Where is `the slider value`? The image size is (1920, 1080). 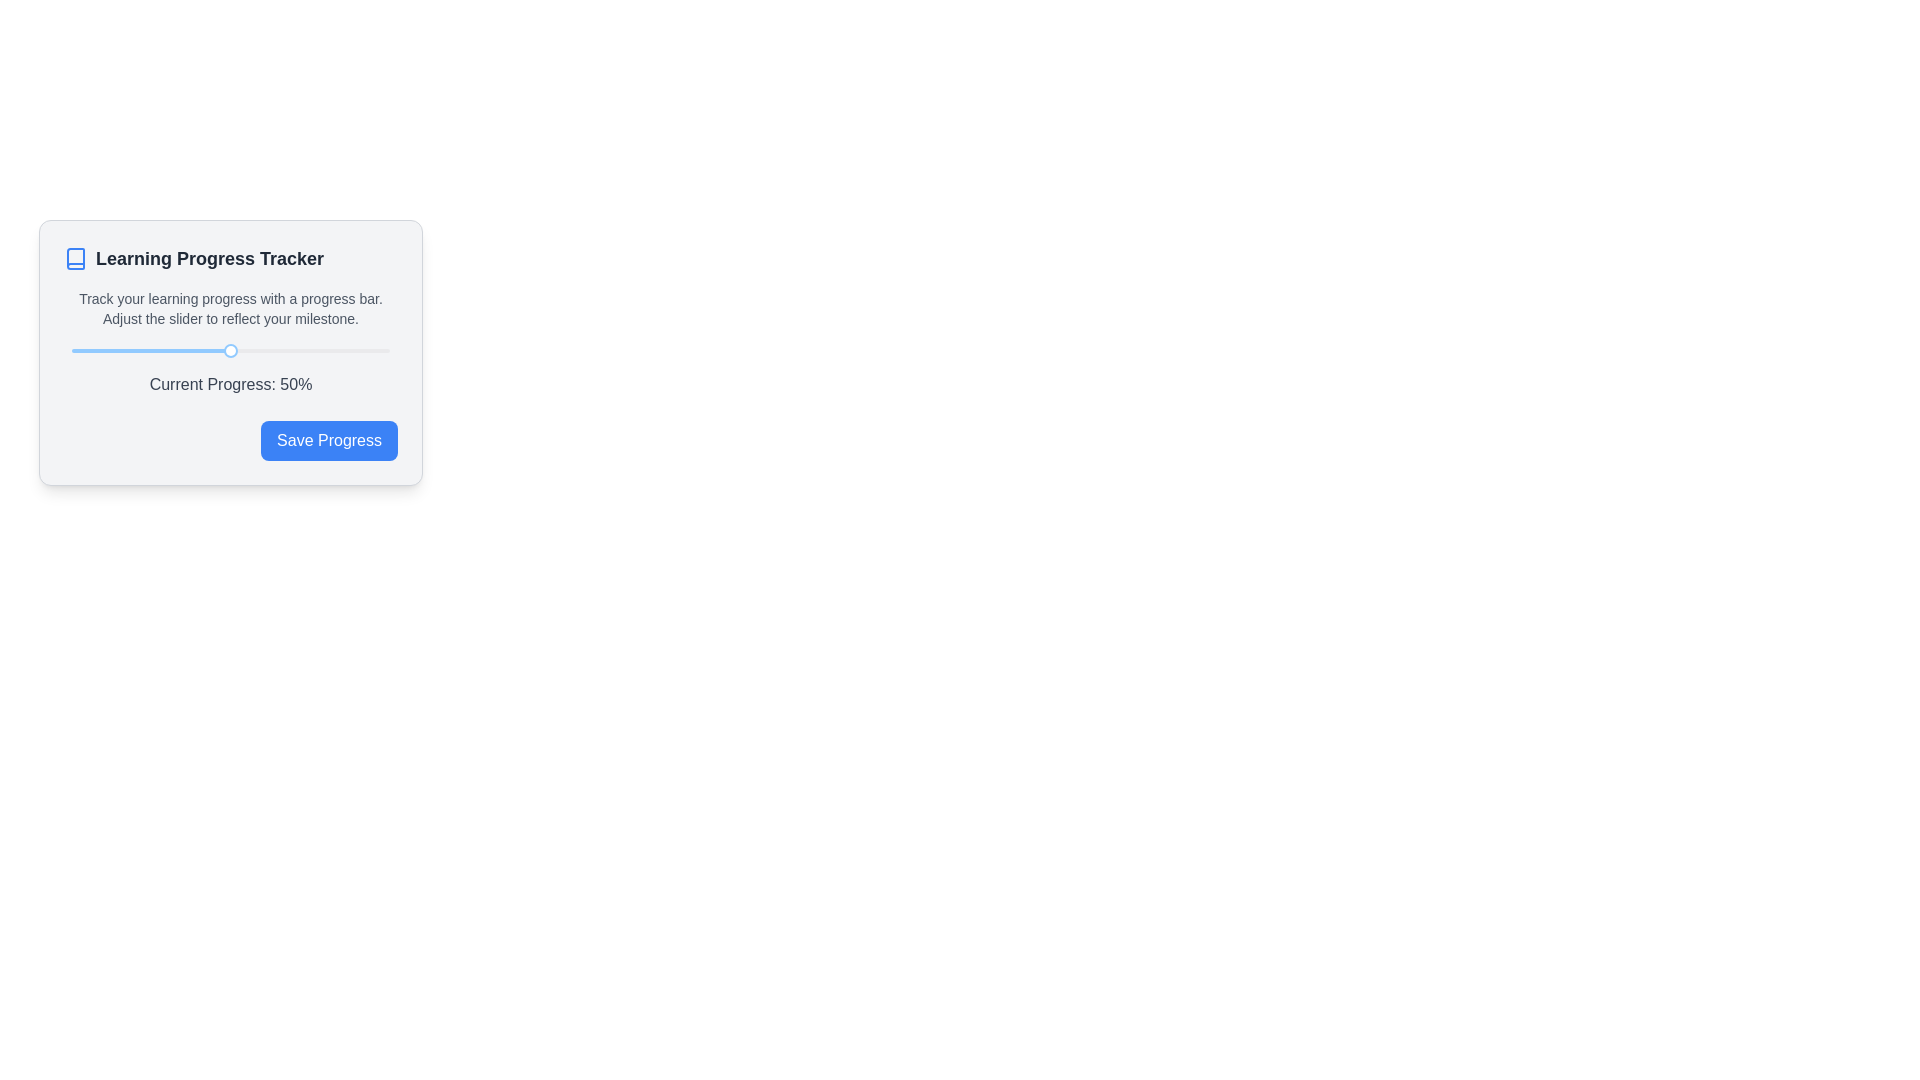 the slider value is located at coordinates (75, 350).